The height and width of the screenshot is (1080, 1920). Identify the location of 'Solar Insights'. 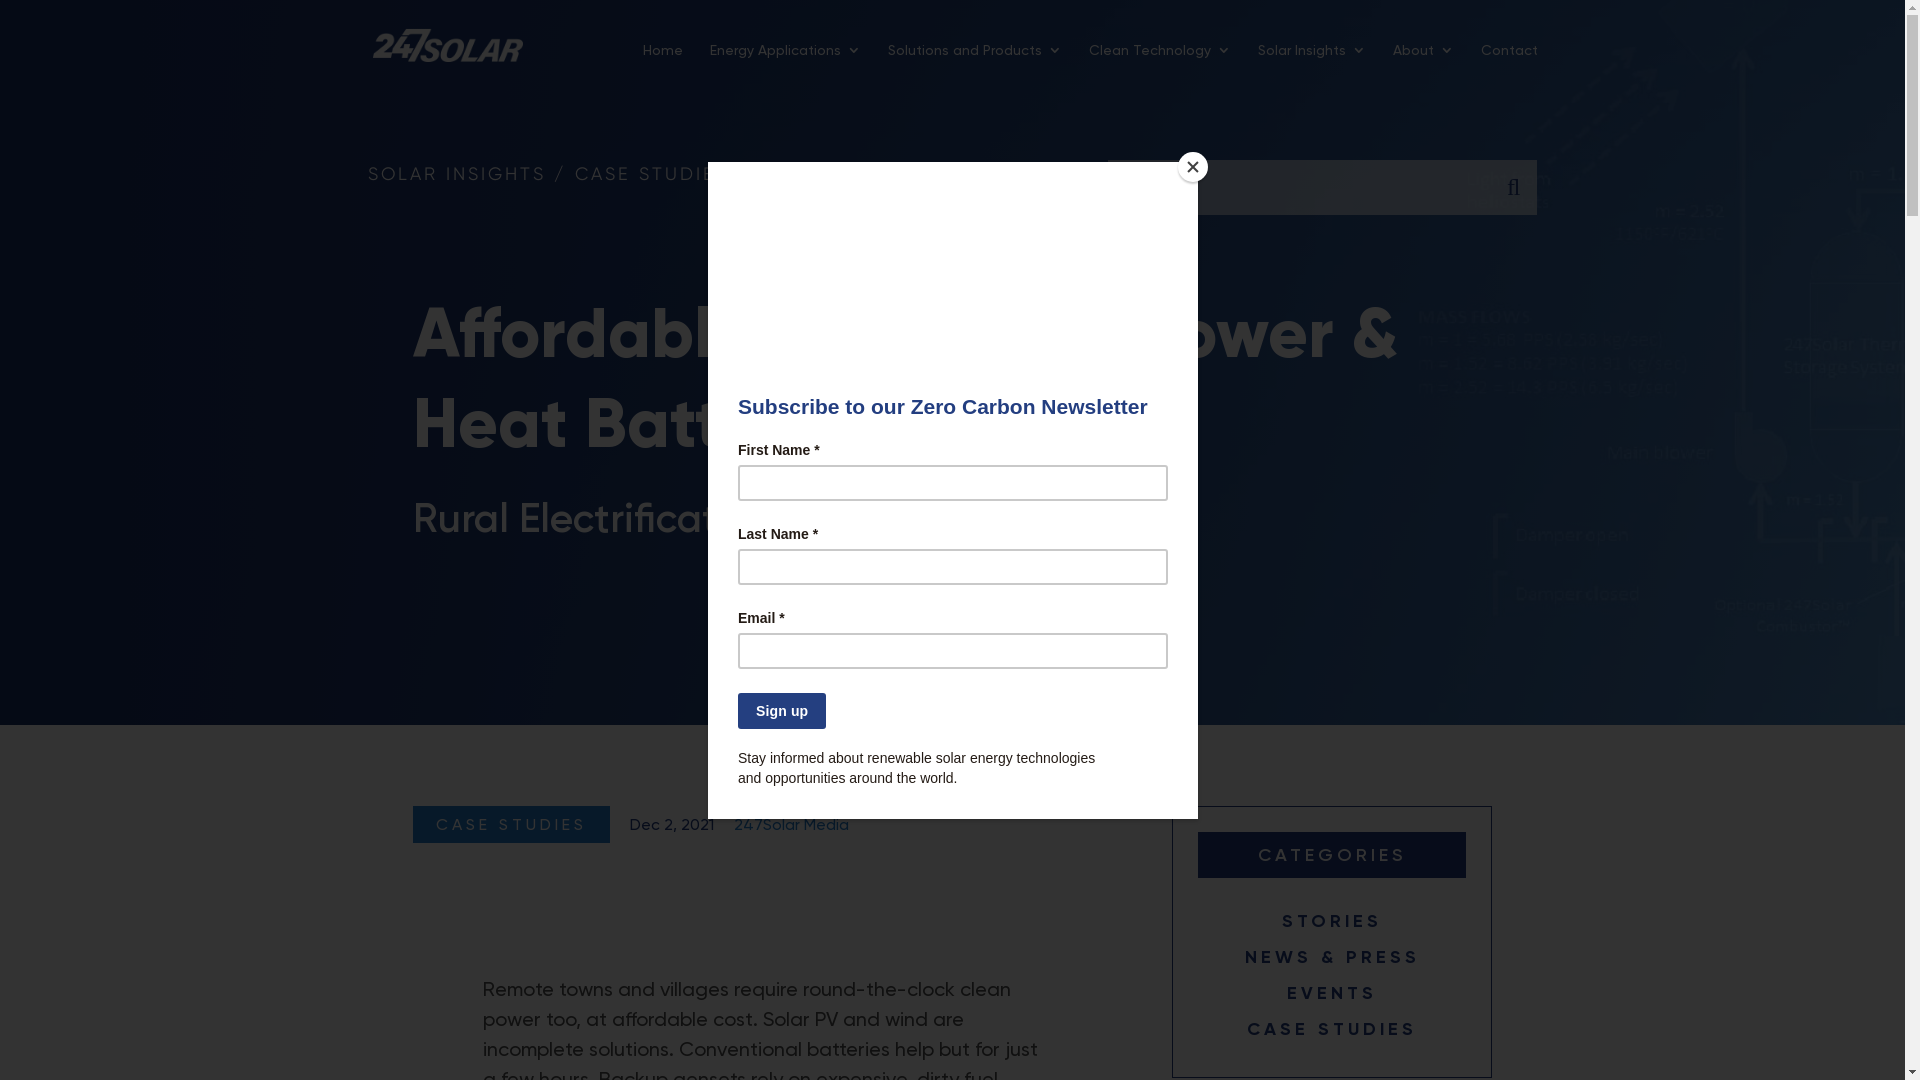
(1311, 65).